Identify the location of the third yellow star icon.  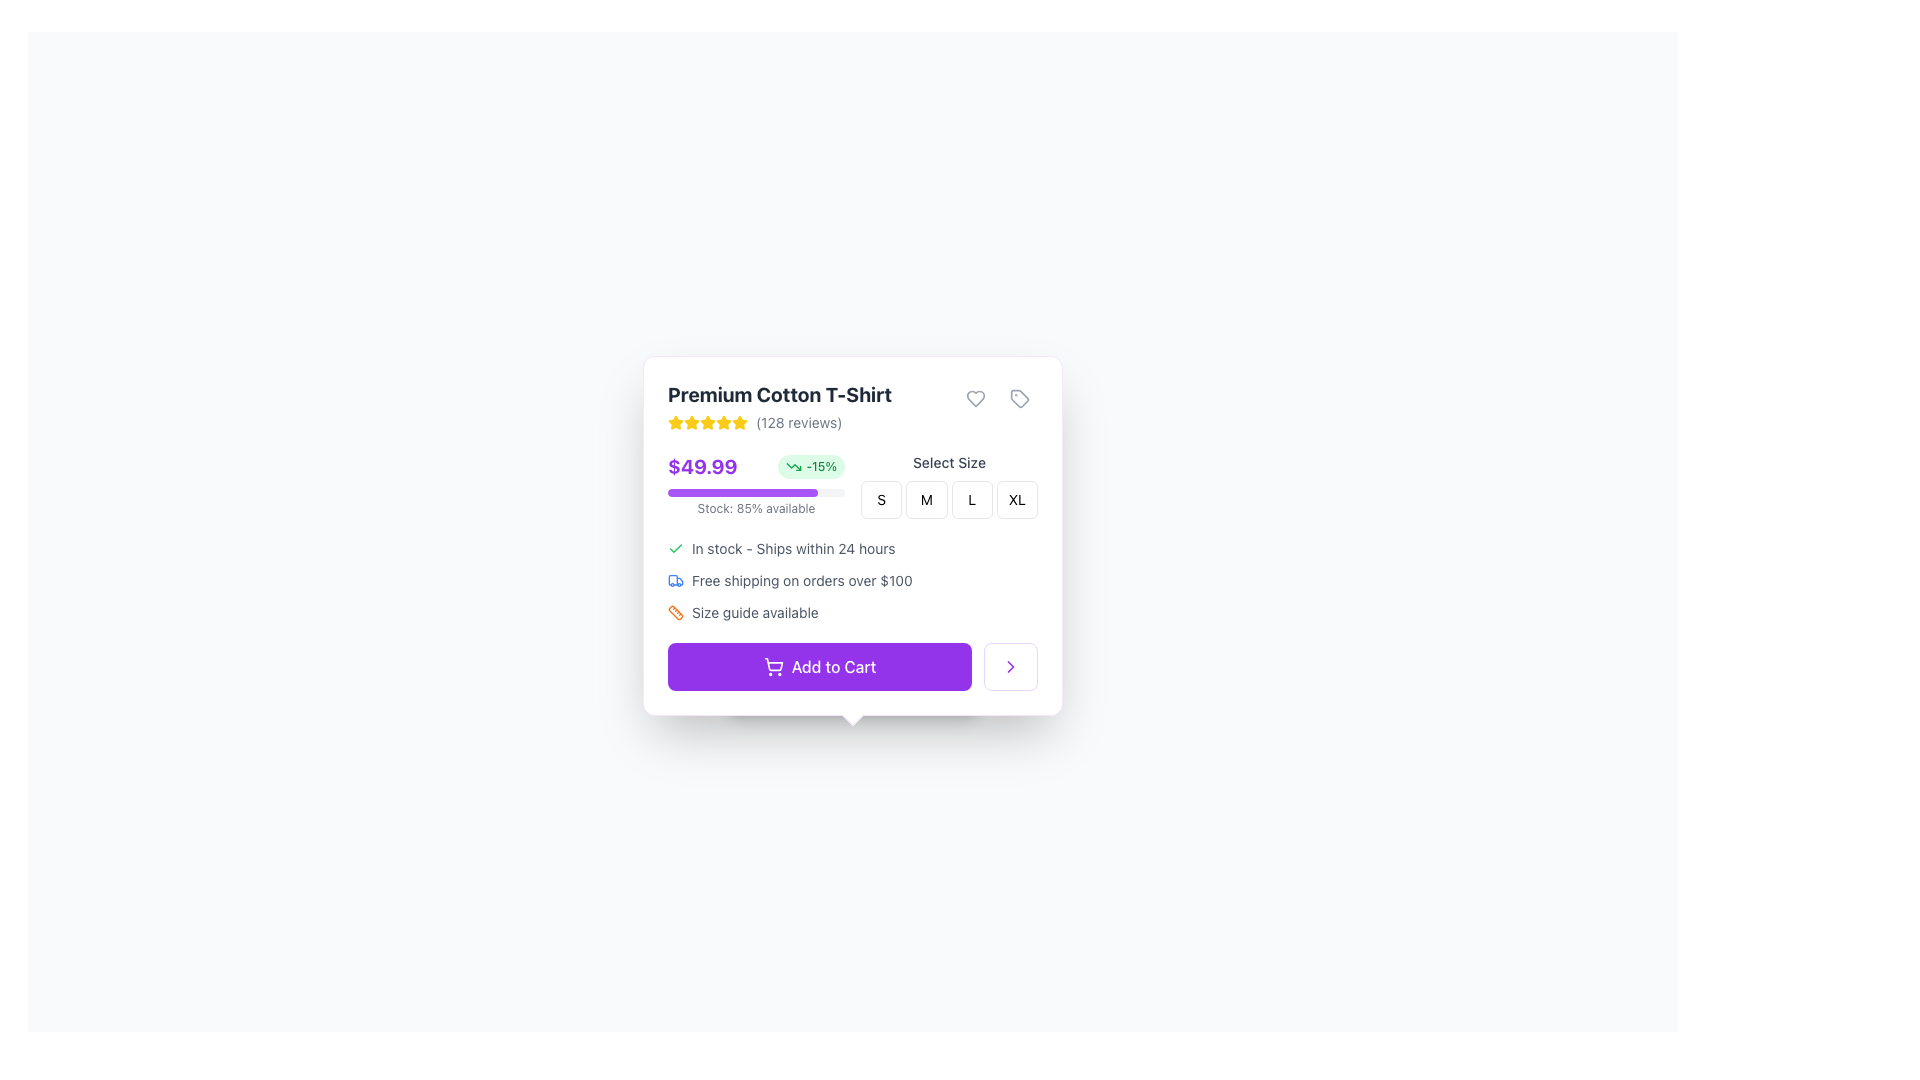
(691, 422).